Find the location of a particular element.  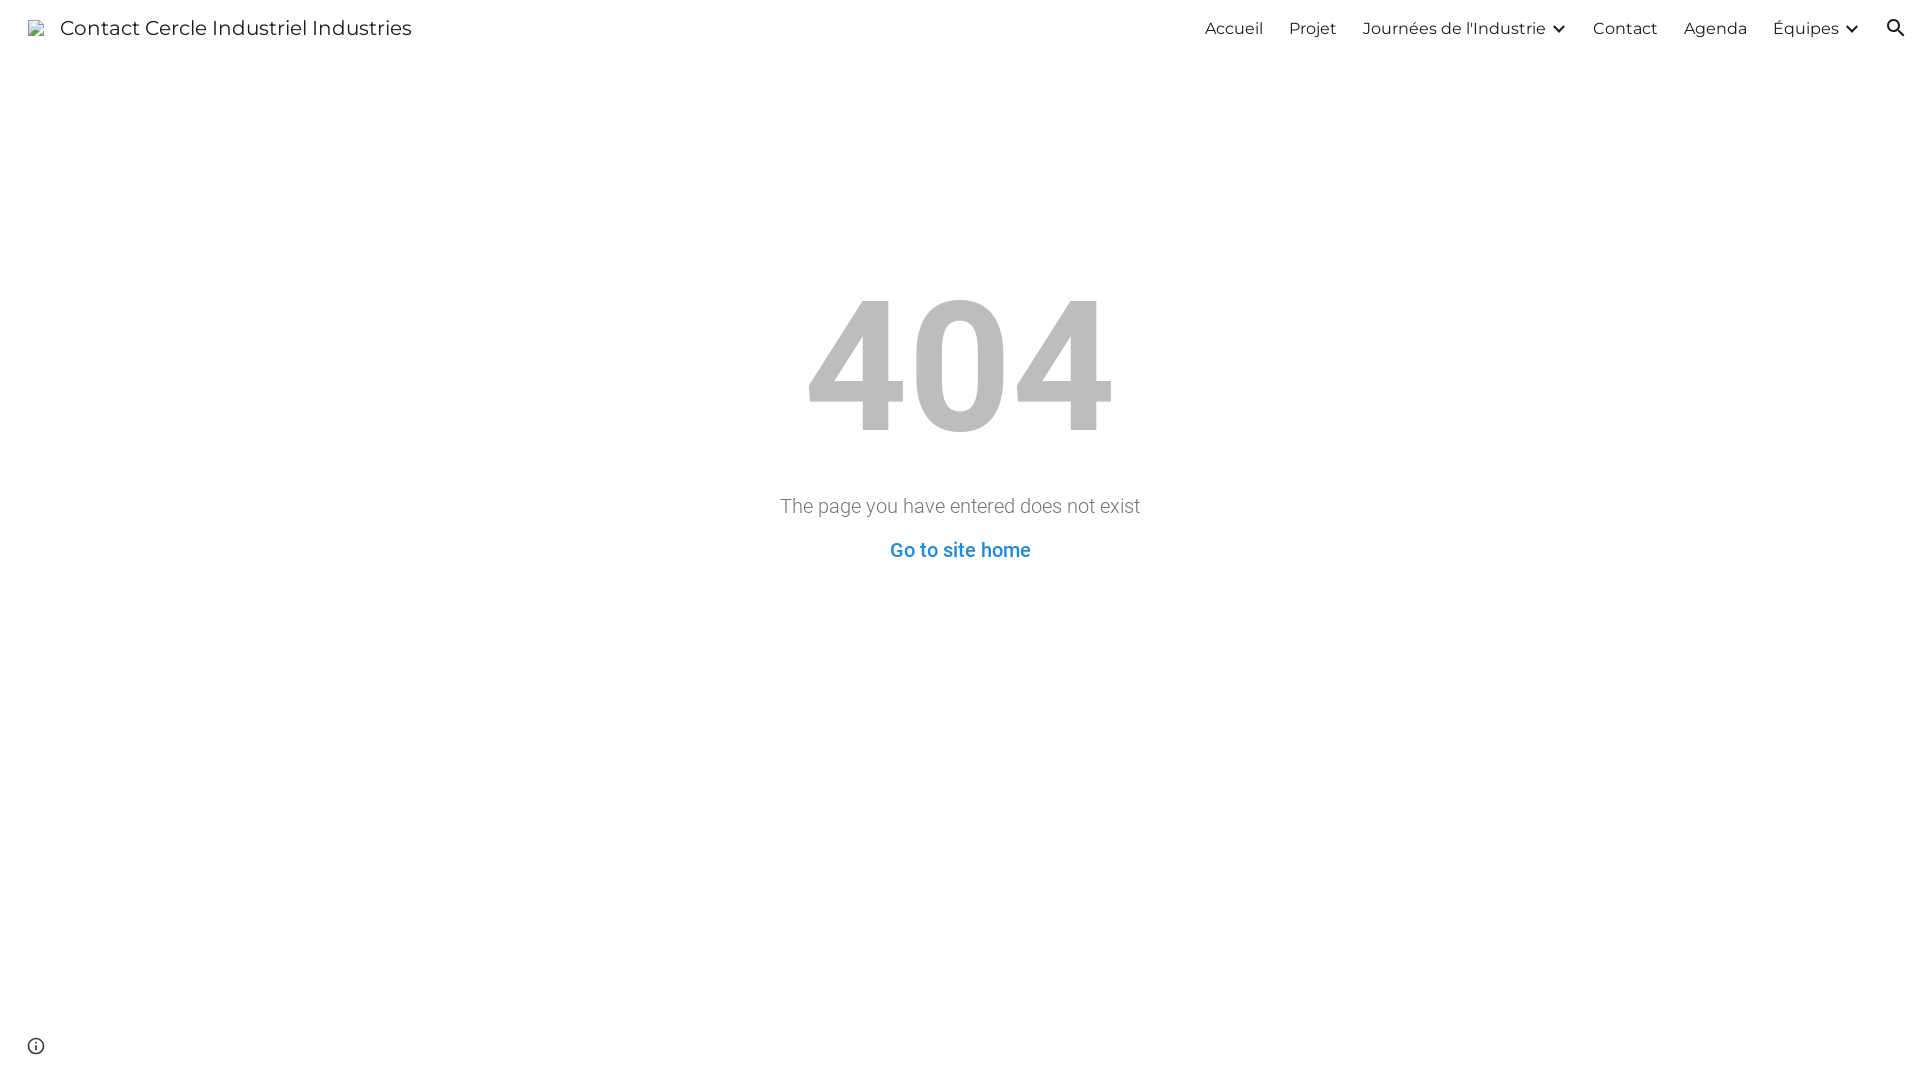

'Expand/Collapse' is located at coordinates (1850, 27).